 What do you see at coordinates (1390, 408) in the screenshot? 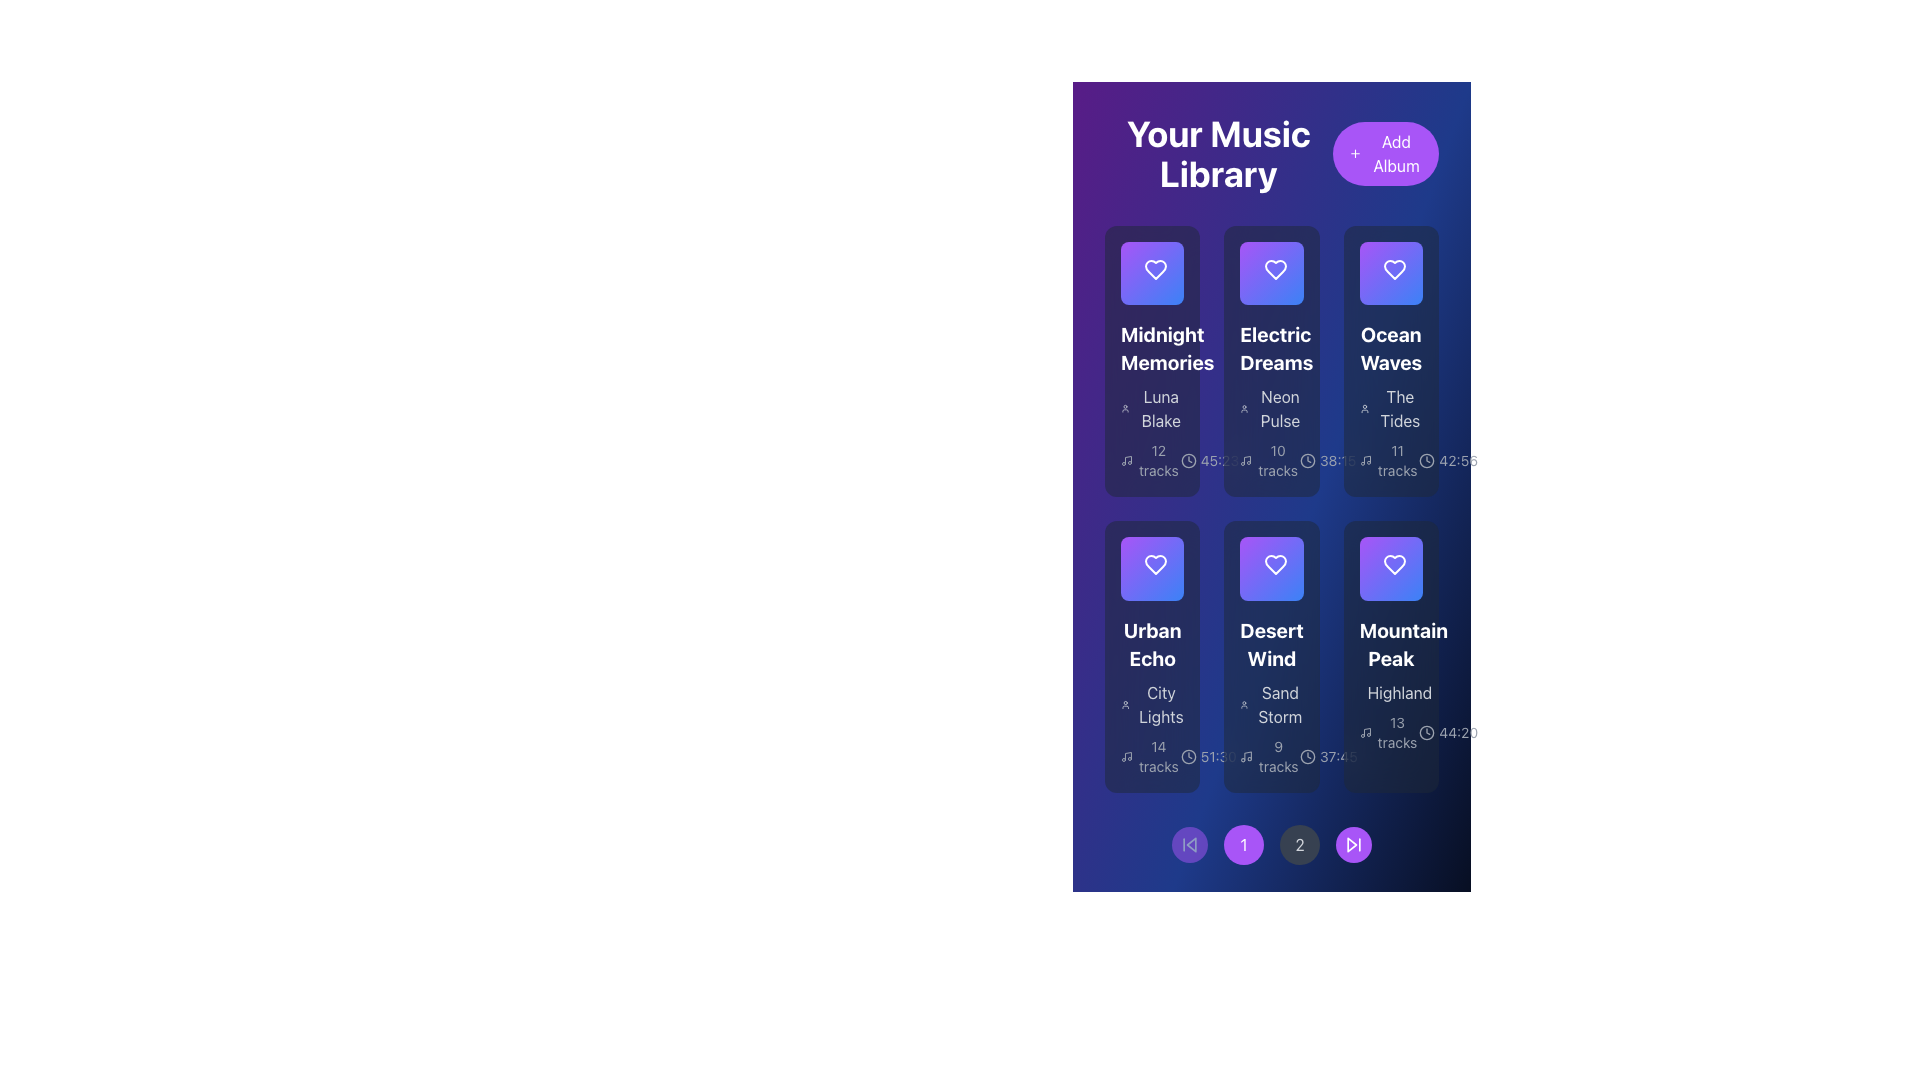
I see `the descriptive label providing additional information about the 'Ocean Waves' album, which is positioned under the title 'Ocean Waves' and aligned with the user icon` at bounding box center [1390, 408].